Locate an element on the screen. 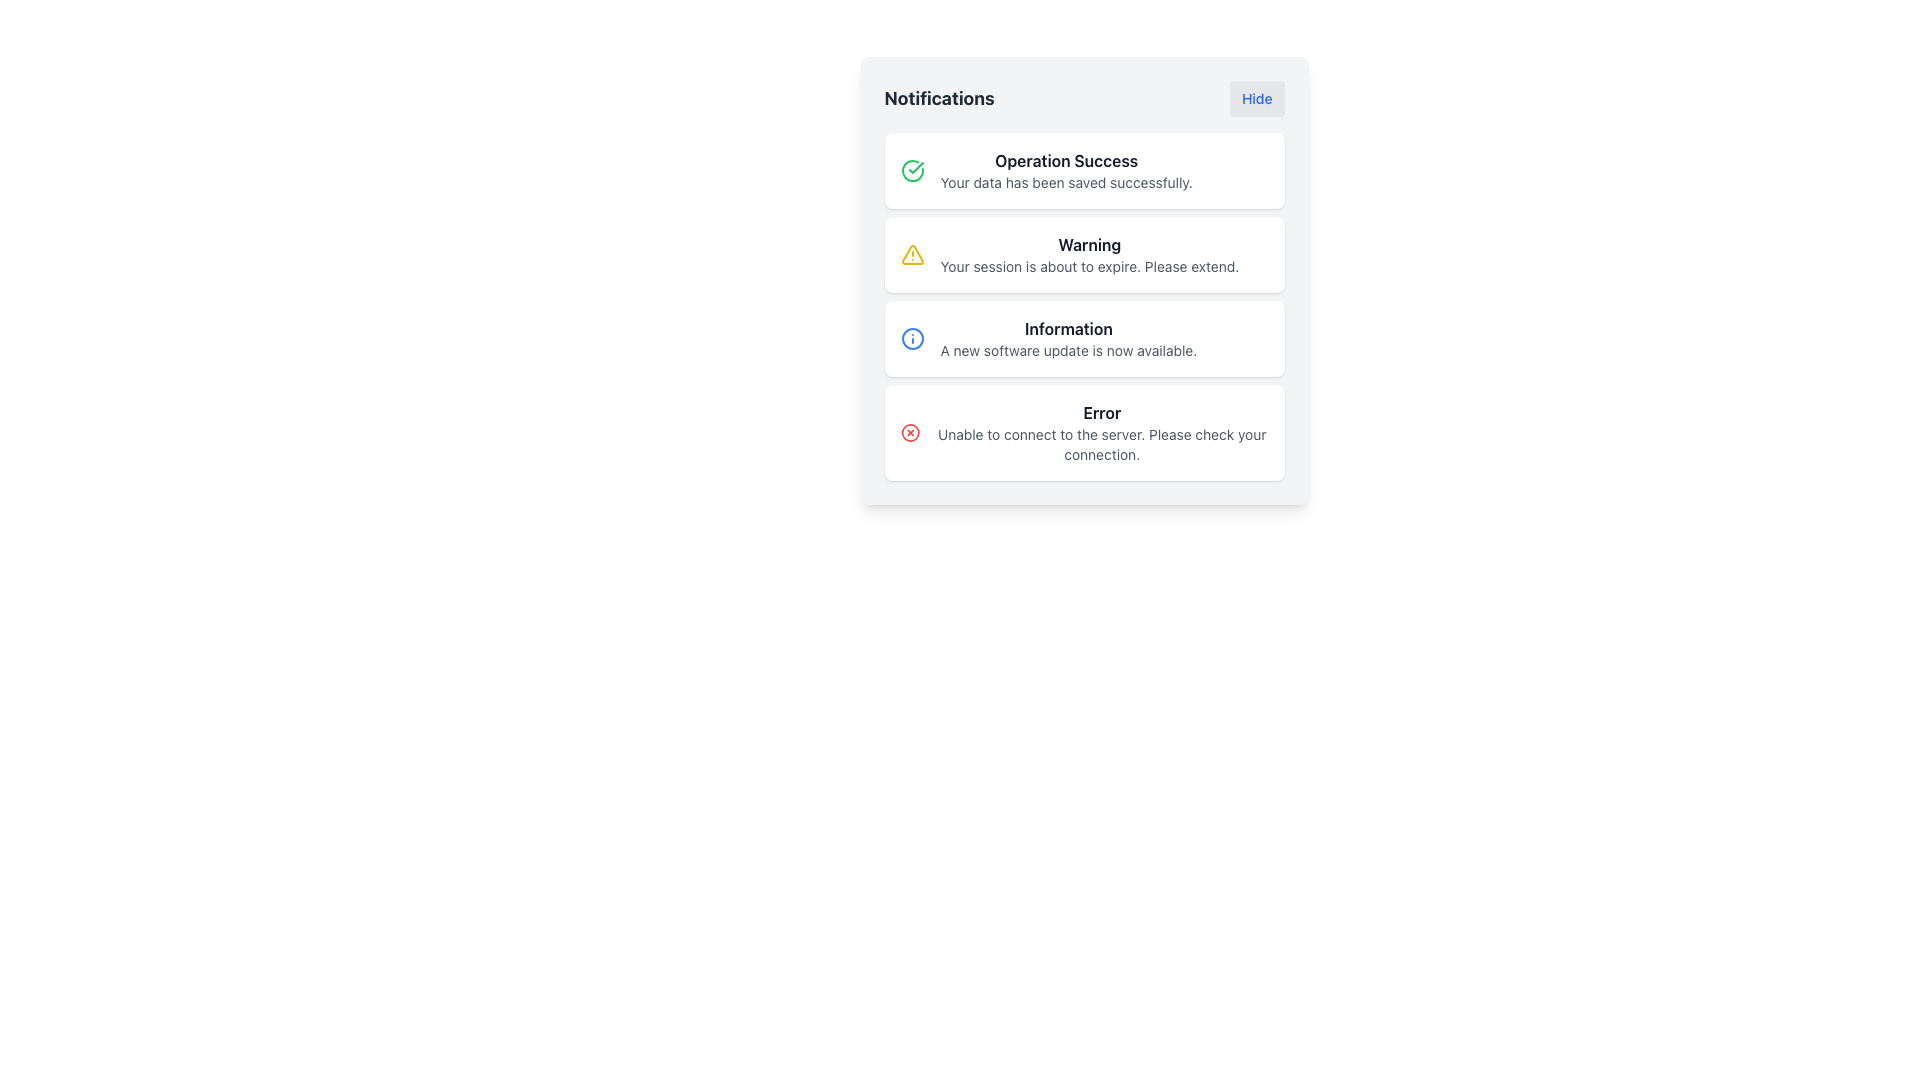 The height and width of the screenshot is (1080, 1920). the button located in the upper-right corner of the notification section, positioned to the right of the 'Notifications' title is located at coordinates (1256, 99).